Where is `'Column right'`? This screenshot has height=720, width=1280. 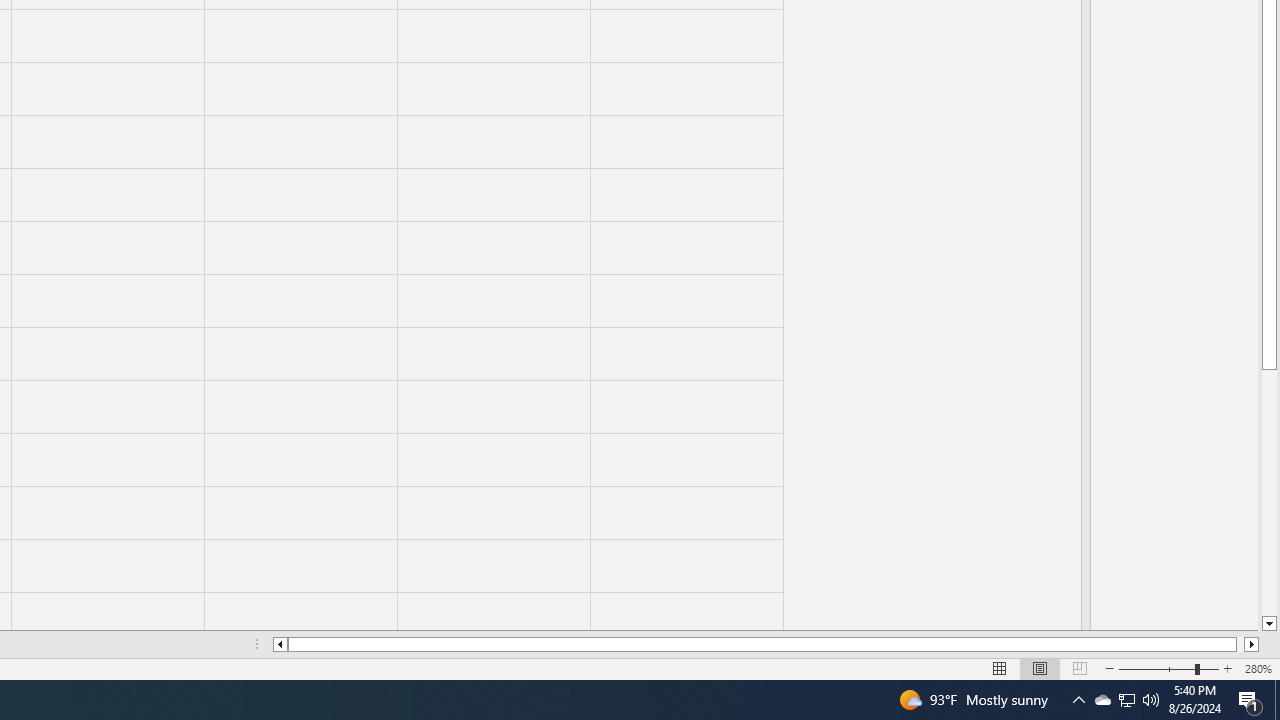
'Column right' is located at coordinates (1251, 644).